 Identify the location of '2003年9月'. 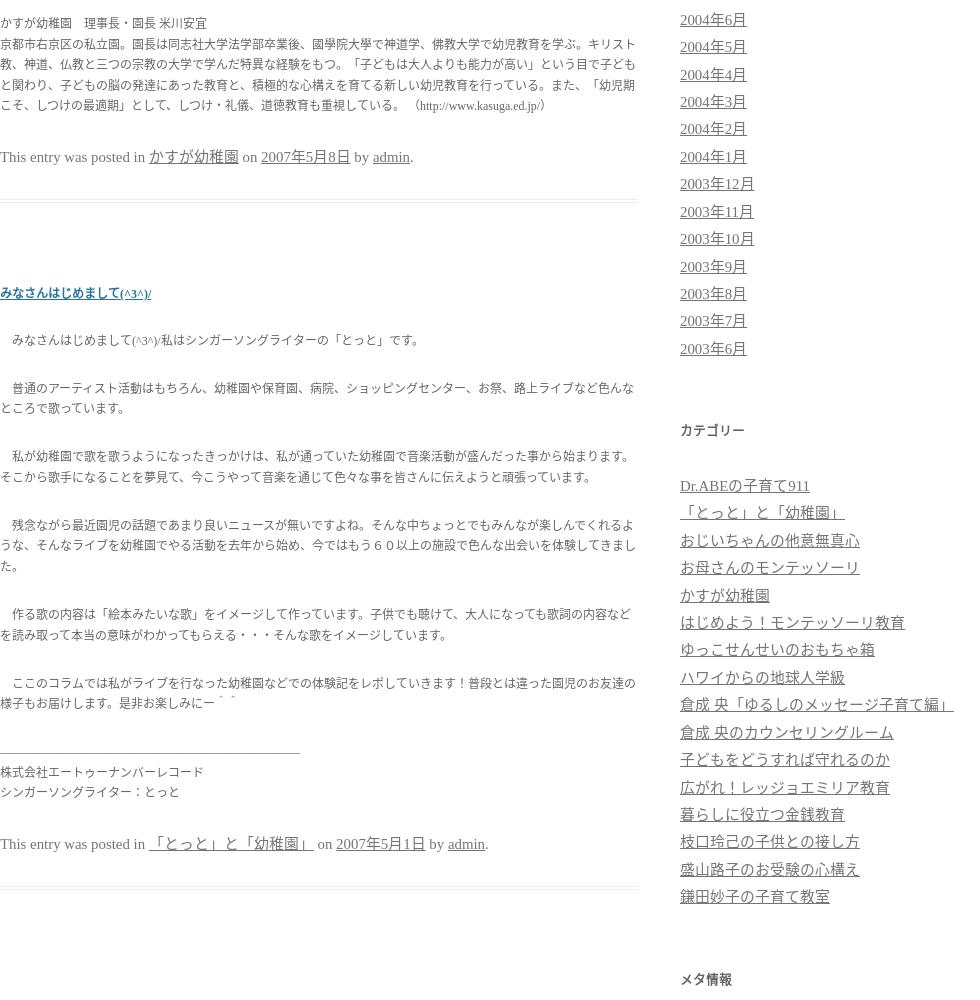
(713, 266).